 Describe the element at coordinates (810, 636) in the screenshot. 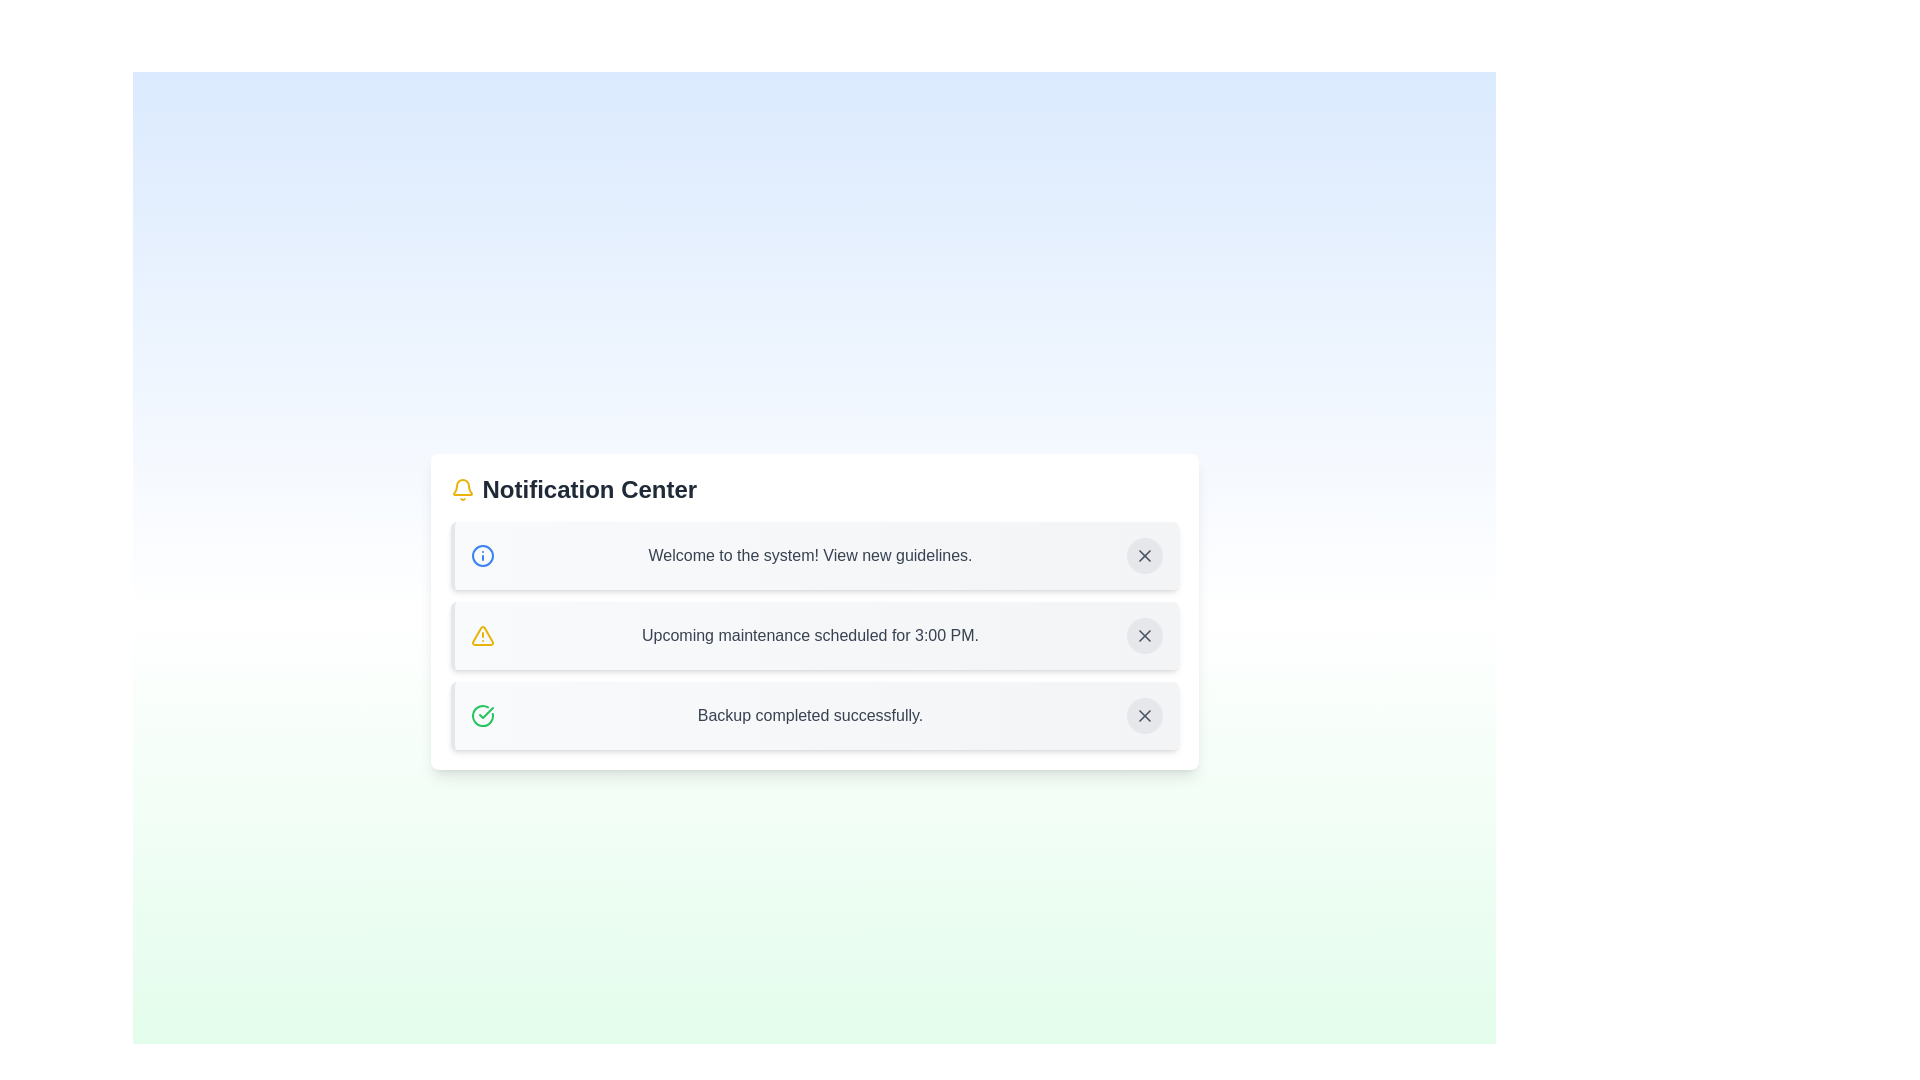

I see `the static text label that states 'Upcoming maintenance scheduled for 3:00 PM.' in the second notification card of the Notification Center` at that location.